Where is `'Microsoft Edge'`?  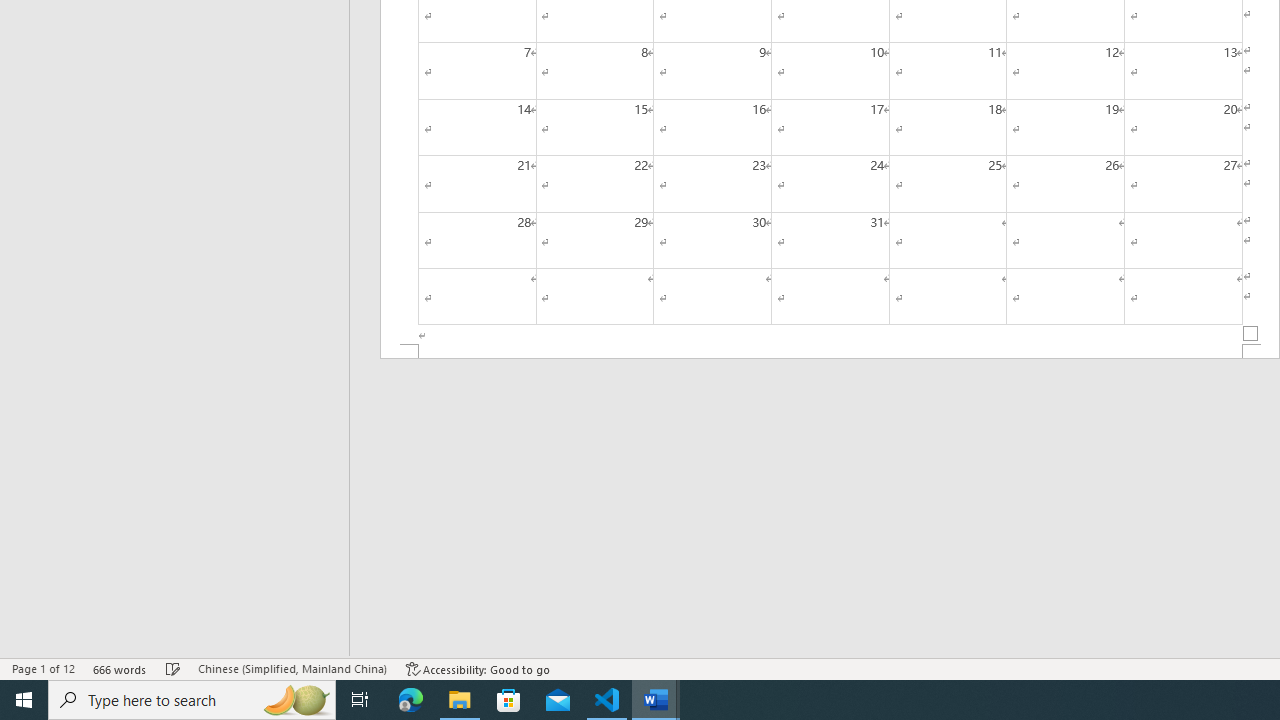 'Microsoft Edge' is located at coordinates (410, 698).